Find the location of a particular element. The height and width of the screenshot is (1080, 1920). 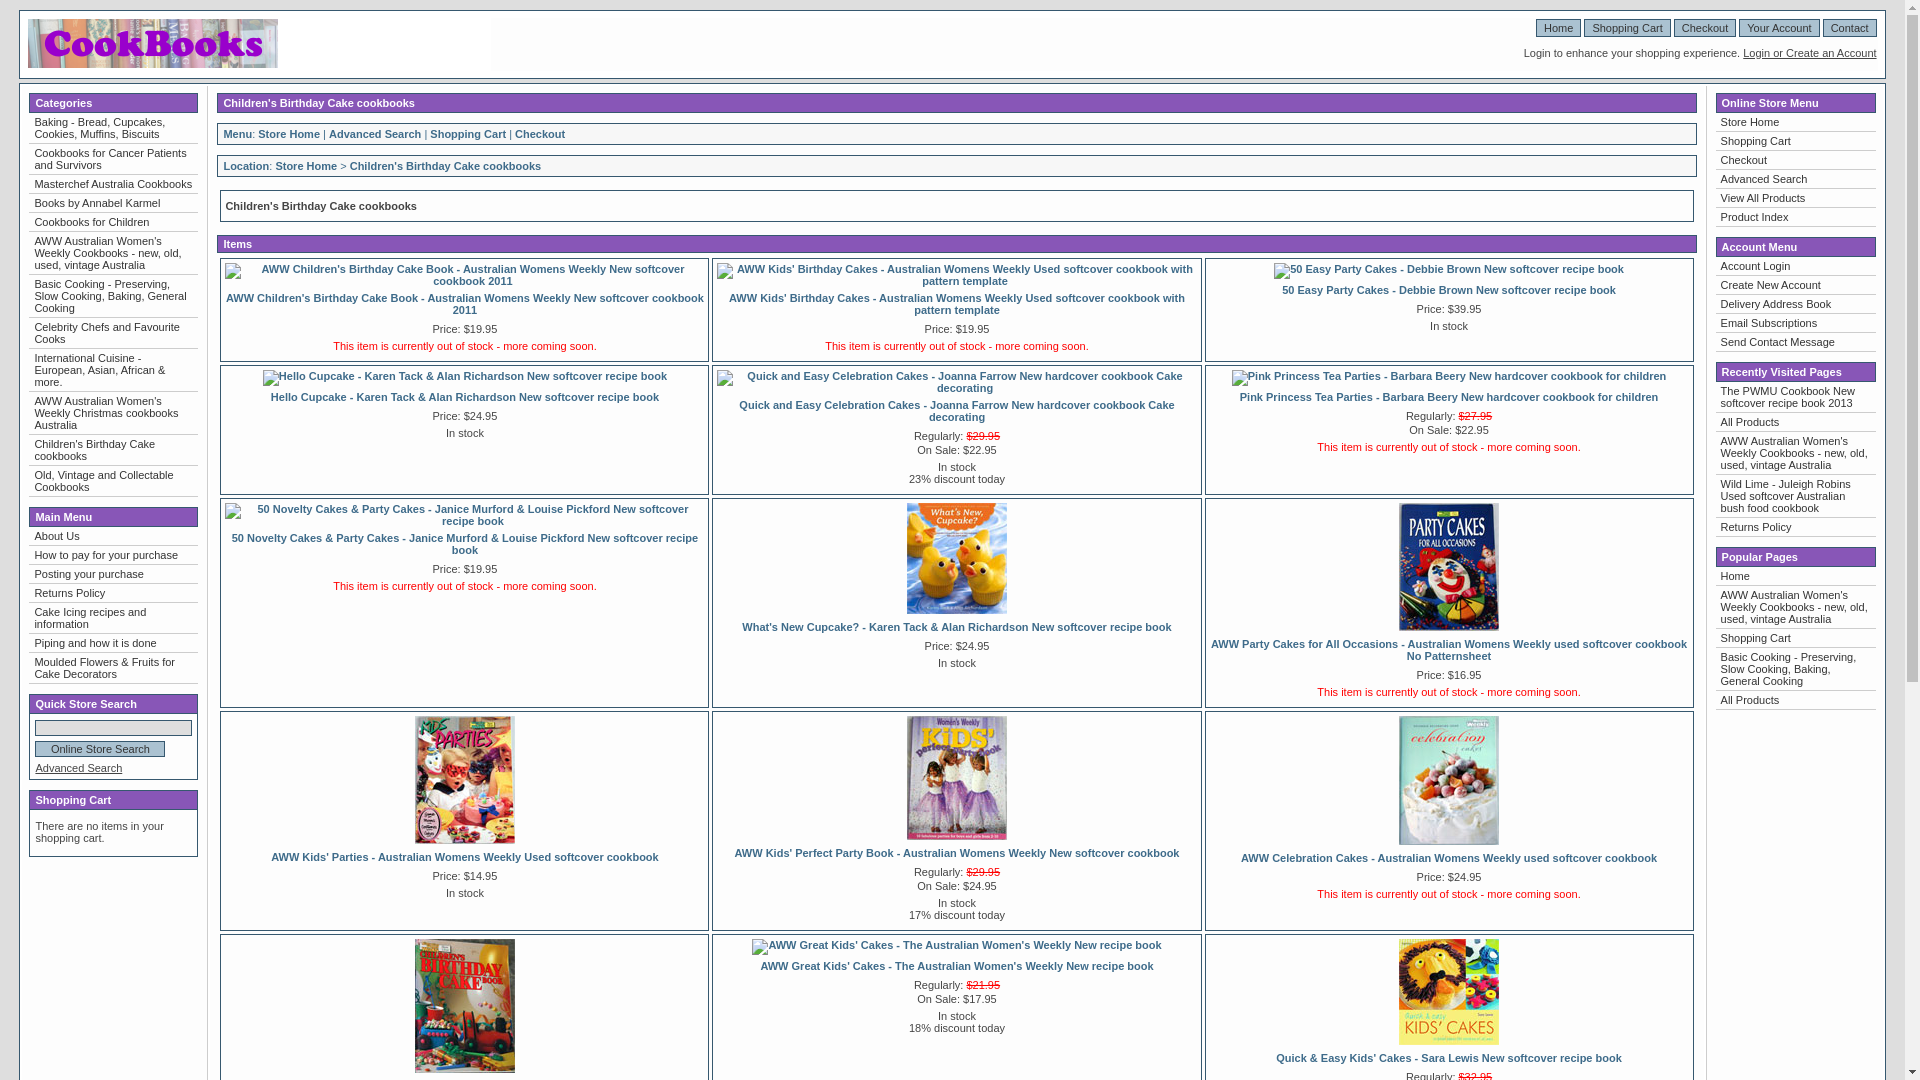

'Cookbooks for Children' is located at coordinates (112, 222).